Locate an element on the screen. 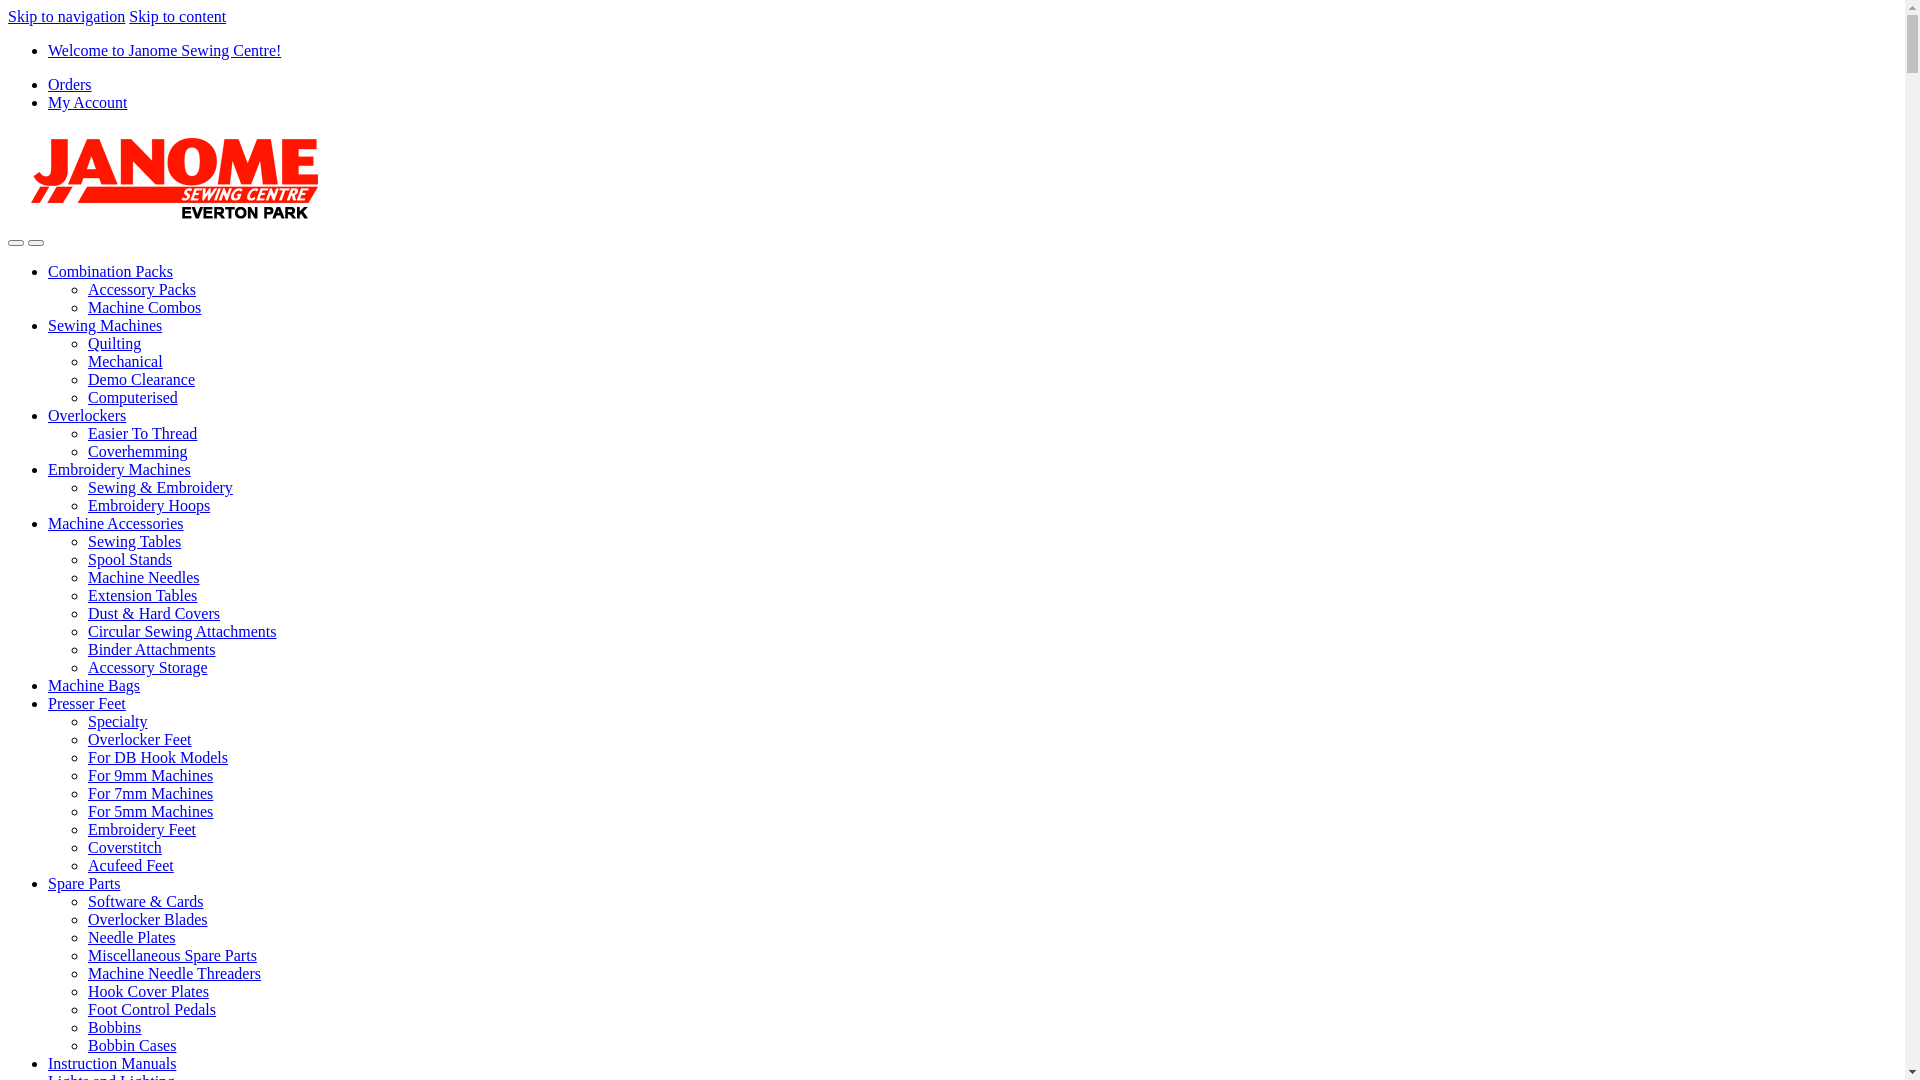  'Accessory Packs' is located at coordinates (141, 289).